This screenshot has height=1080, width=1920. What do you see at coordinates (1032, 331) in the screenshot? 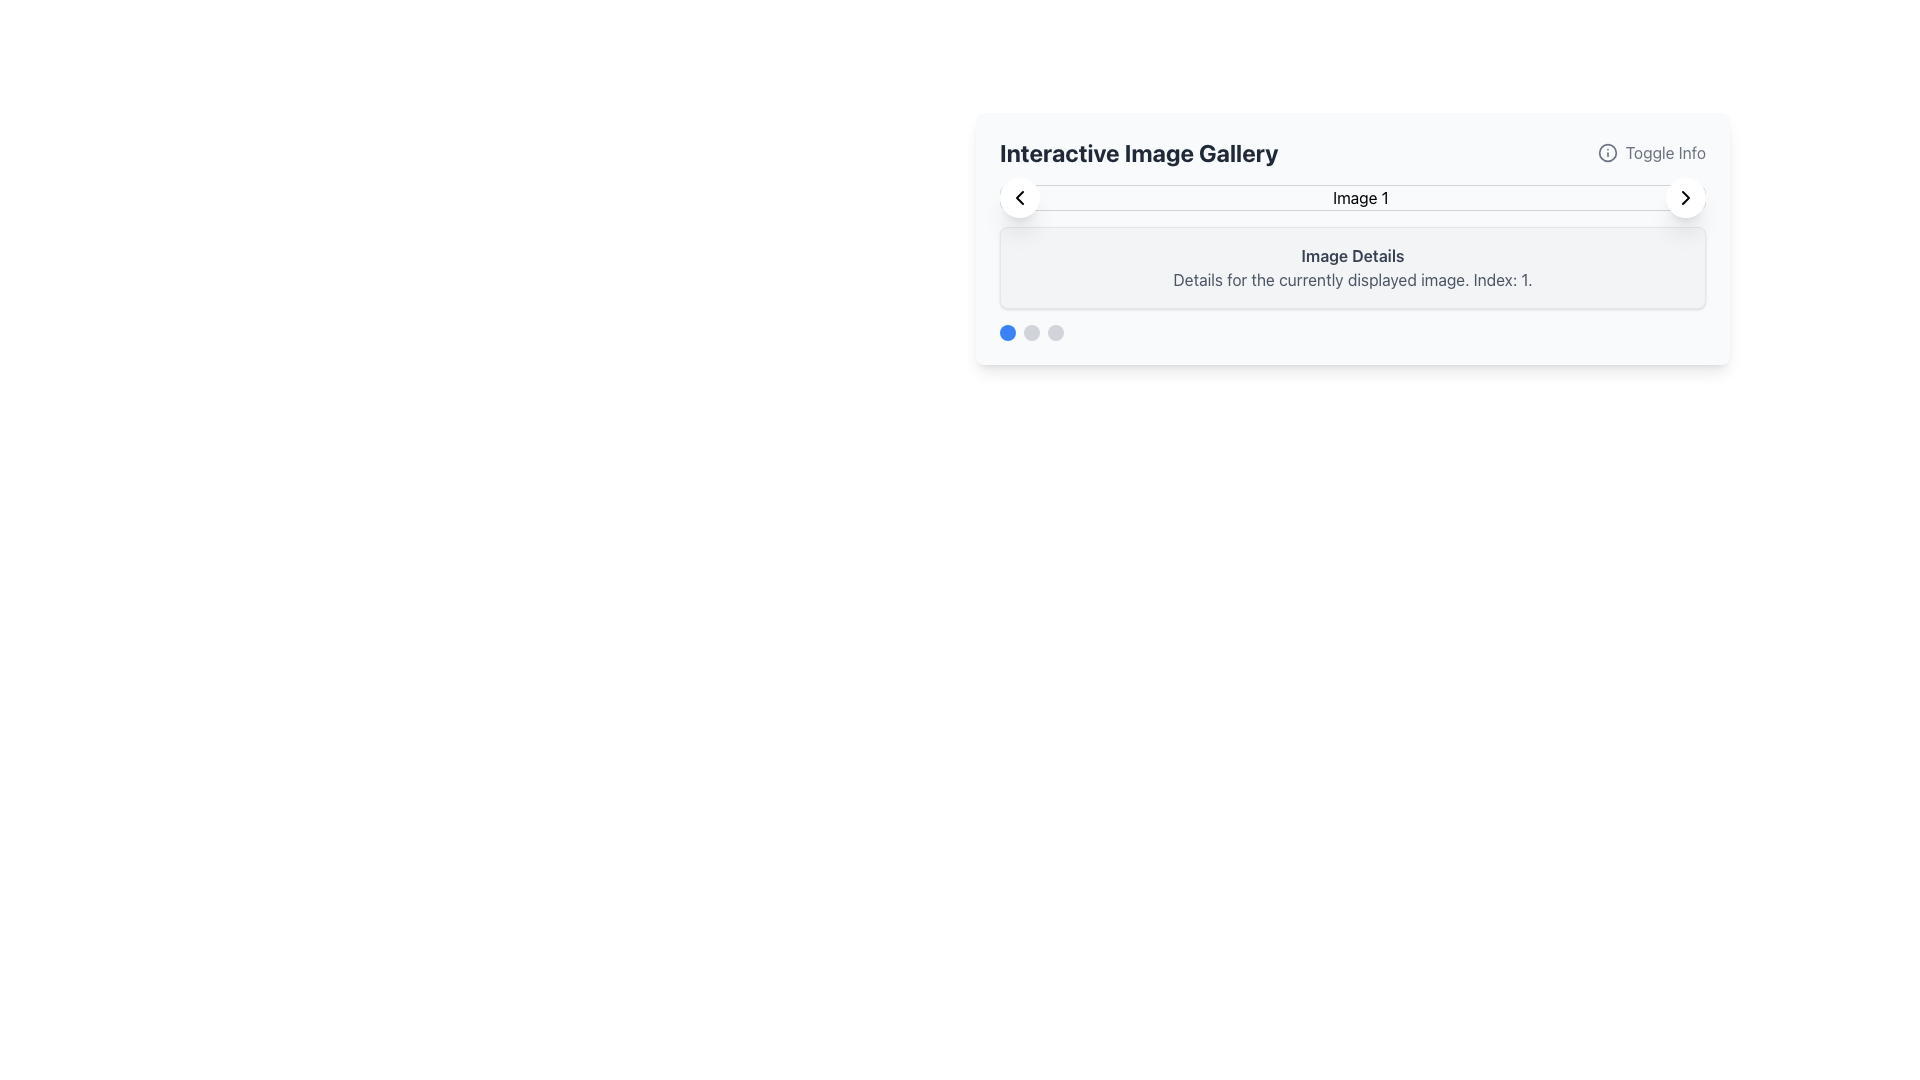
I see `the second circular dot with a light gray background in the horizontal row of dots near the bottom-left corner of the 'Interactive Image Gallery' card to change its color to blue` at bounding box center [1032, 331].